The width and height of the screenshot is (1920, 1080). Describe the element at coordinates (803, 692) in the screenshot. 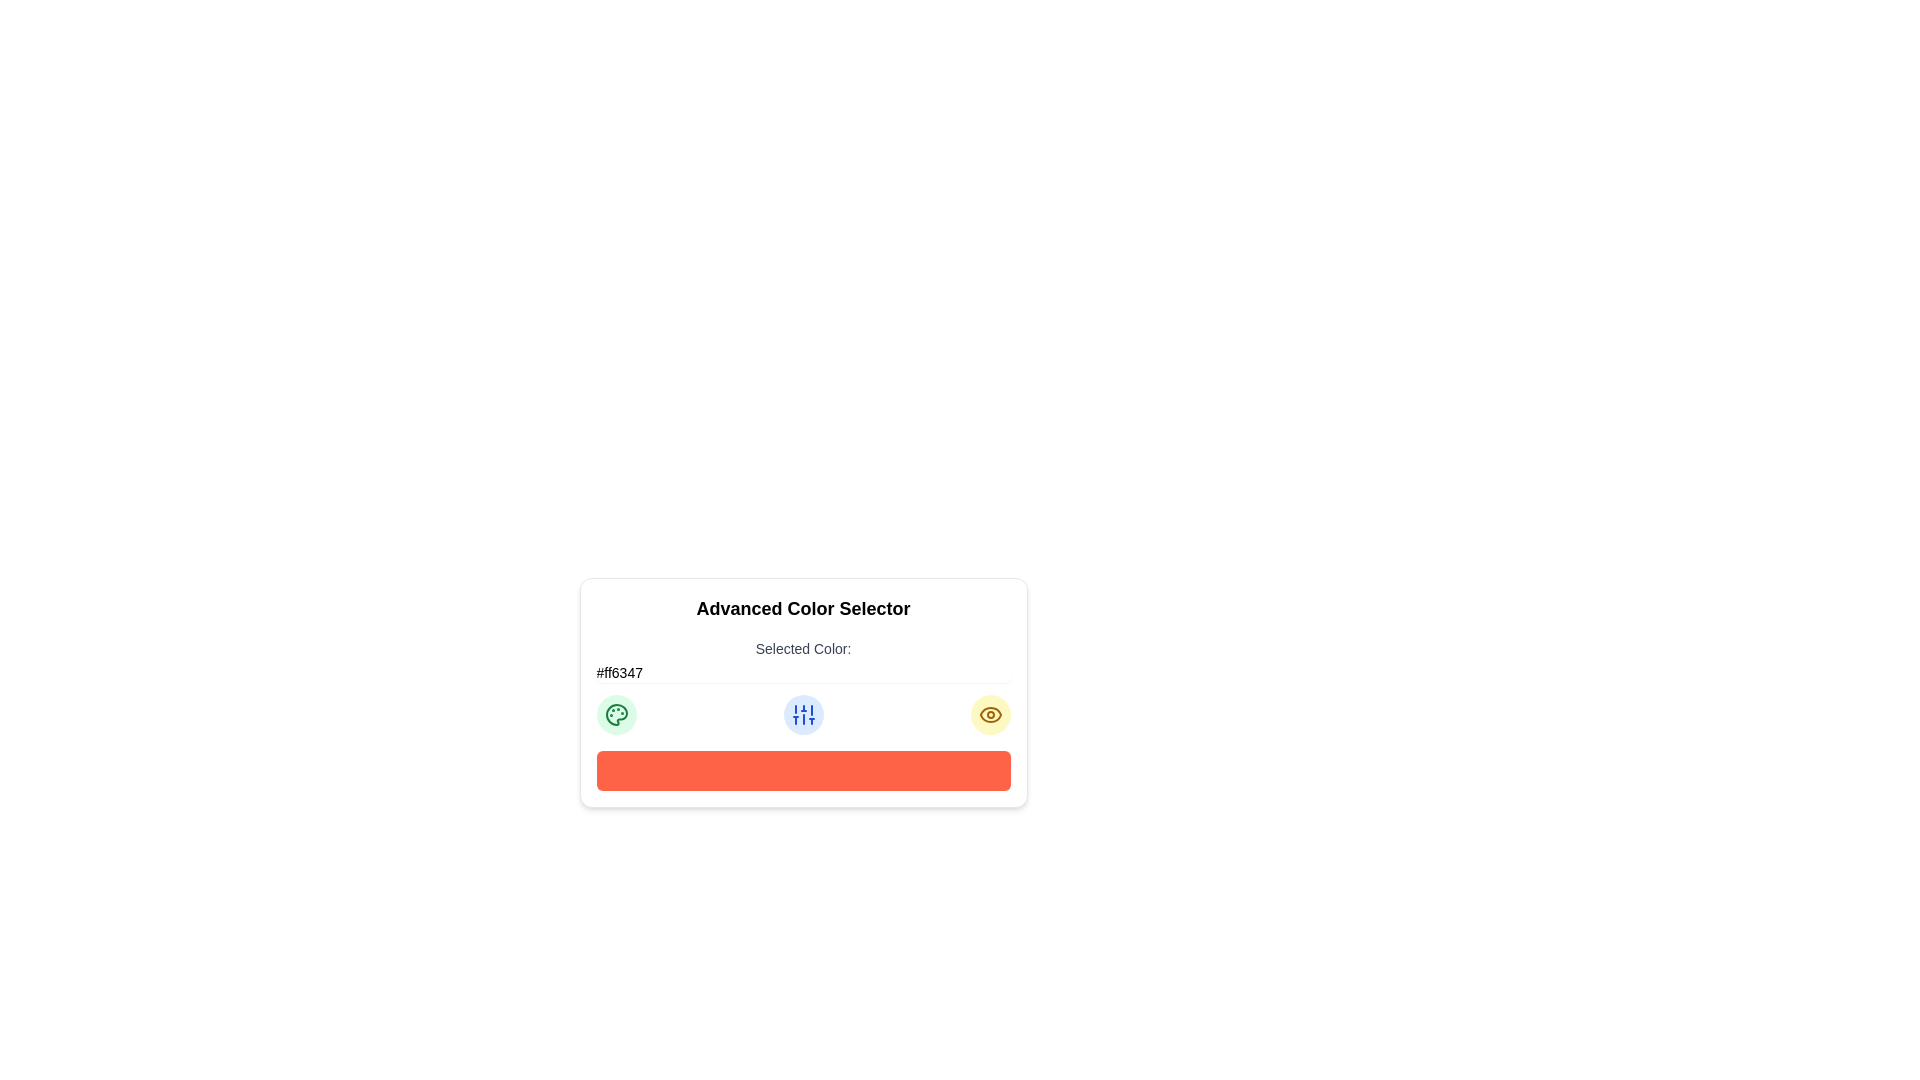

I see `the color selection dialog box to interact with the color options` at that location.